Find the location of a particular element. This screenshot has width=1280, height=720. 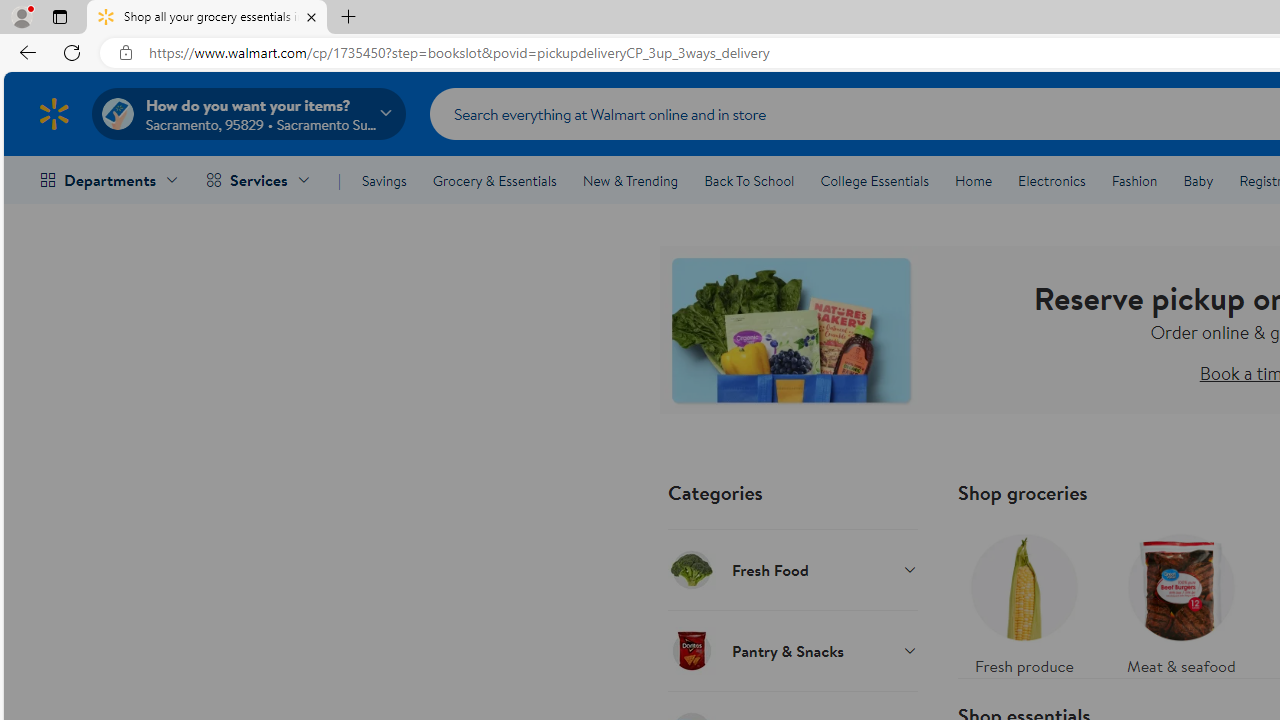

'Savings' is located at coordinates (384, 181).